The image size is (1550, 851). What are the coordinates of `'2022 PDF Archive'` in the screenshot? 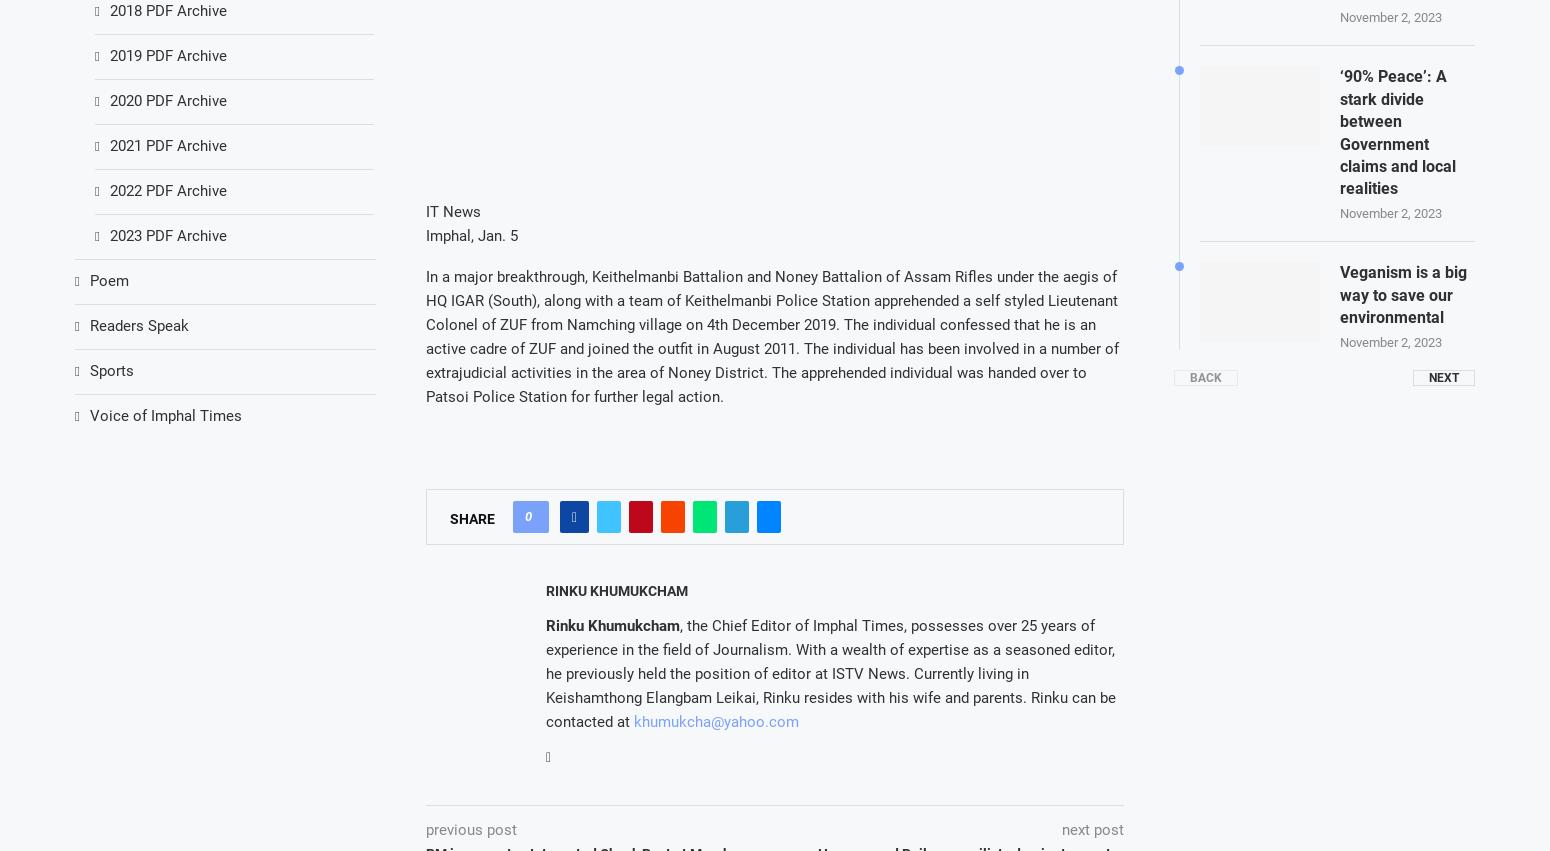 It's located at (108, 189).